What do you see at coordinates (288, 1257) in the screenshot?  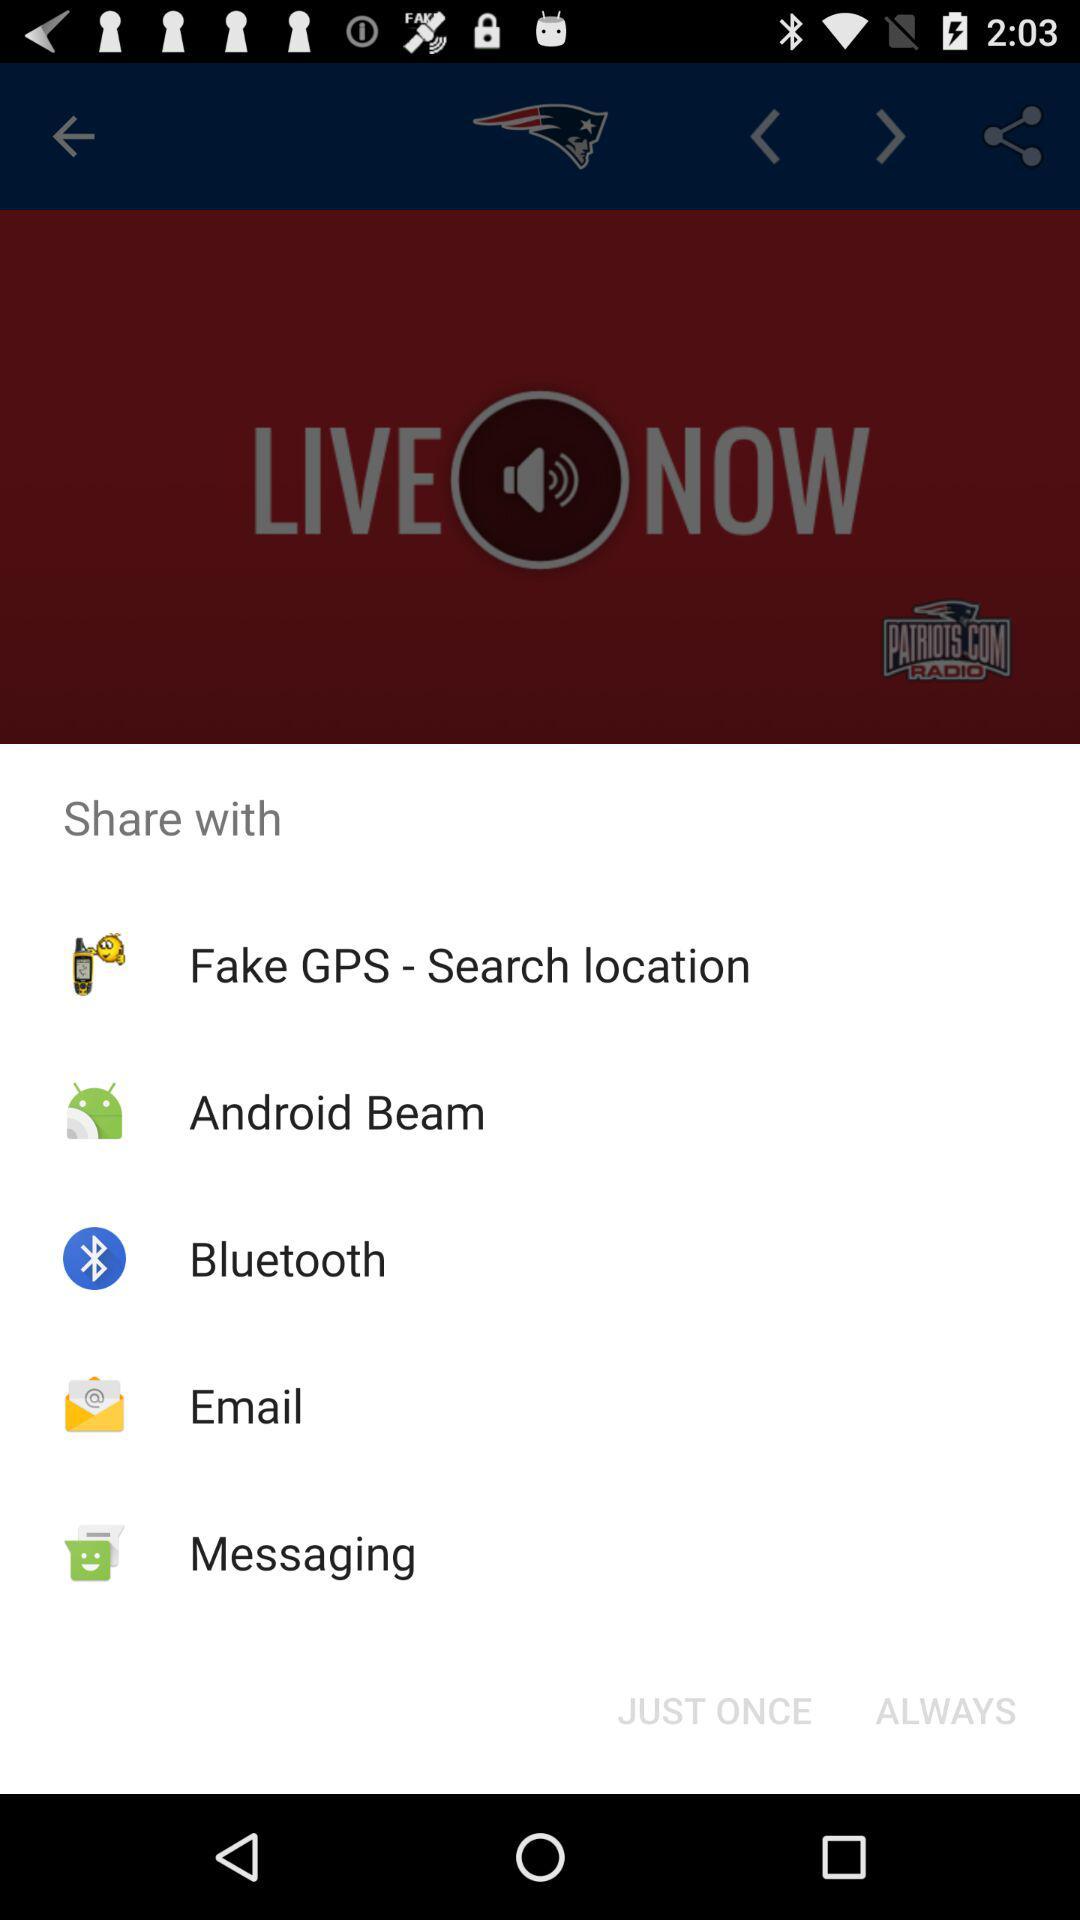 I see `item above the email item` at bounding box center [288, 1257].